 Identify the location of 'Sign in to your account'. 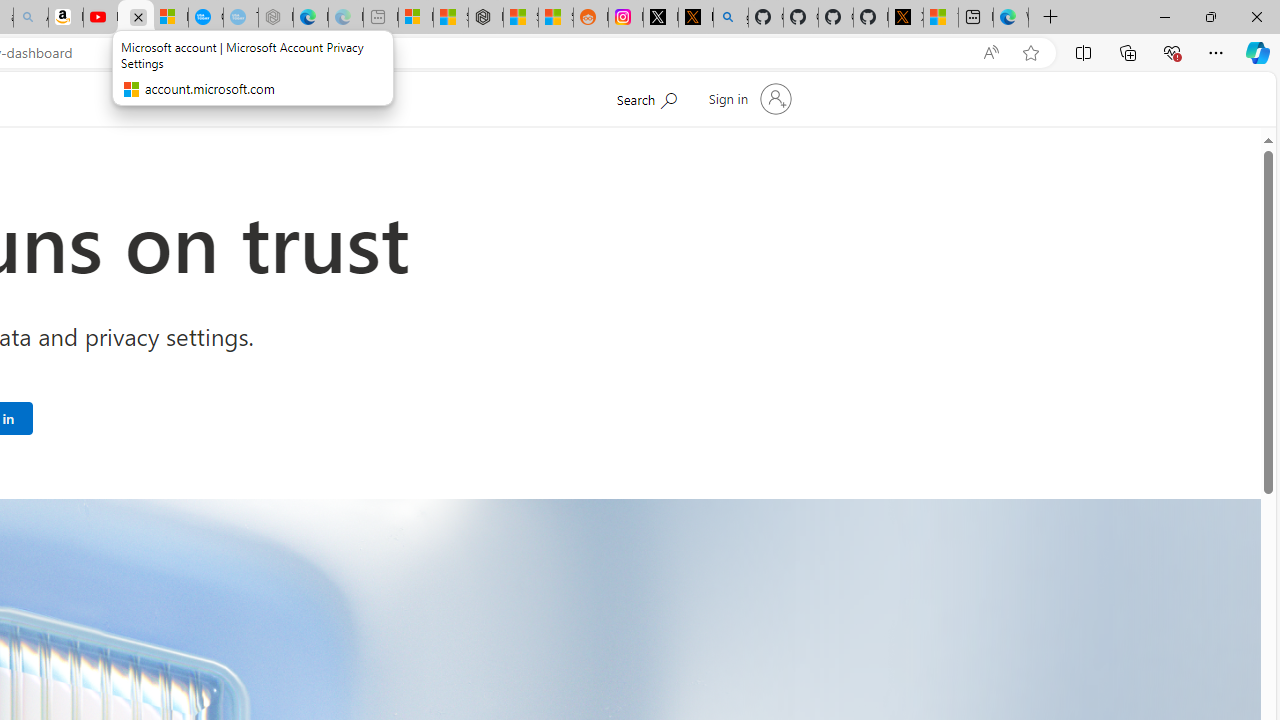
(747, 99).